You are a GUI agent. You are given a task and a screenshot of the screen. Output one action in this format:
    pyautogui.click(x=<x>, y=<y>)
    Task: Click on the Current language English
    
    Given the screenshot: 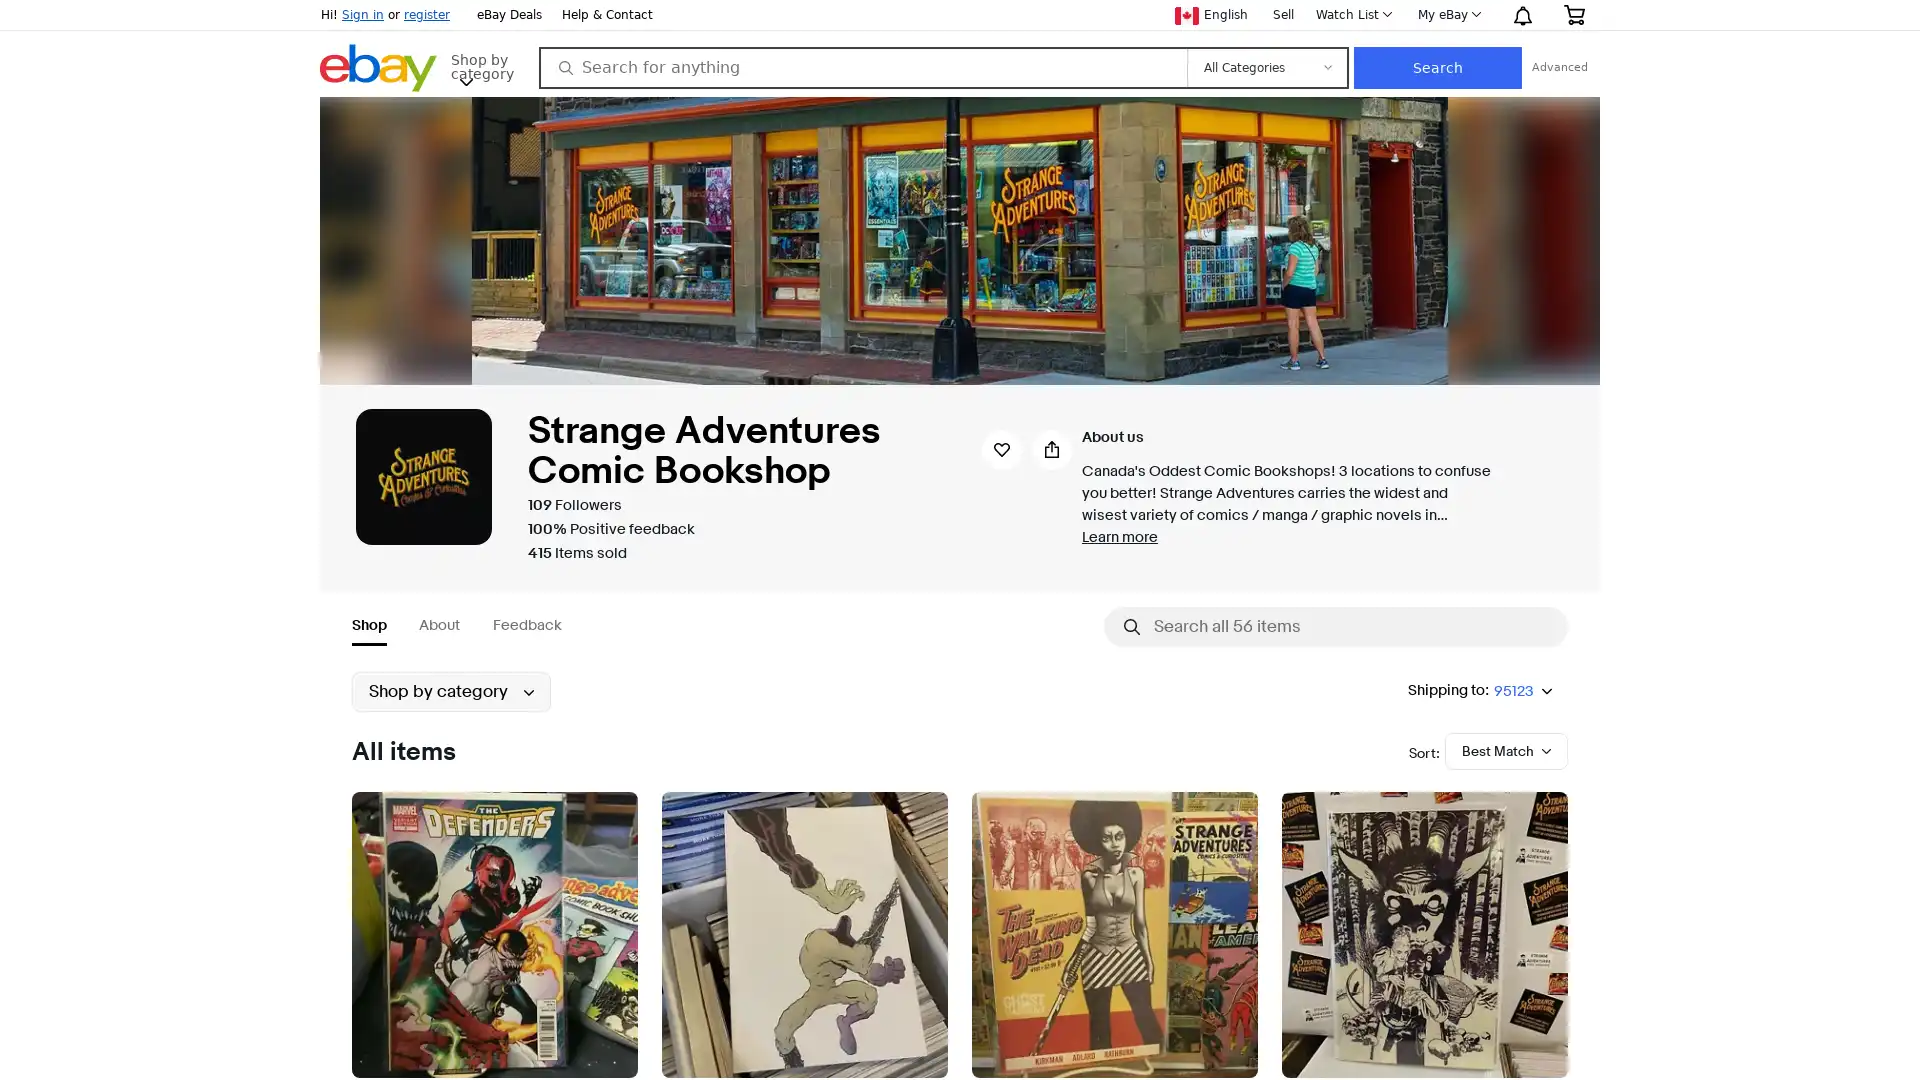 What is the action you would take?
    pyautogui.click(x=1213, y=15)
    